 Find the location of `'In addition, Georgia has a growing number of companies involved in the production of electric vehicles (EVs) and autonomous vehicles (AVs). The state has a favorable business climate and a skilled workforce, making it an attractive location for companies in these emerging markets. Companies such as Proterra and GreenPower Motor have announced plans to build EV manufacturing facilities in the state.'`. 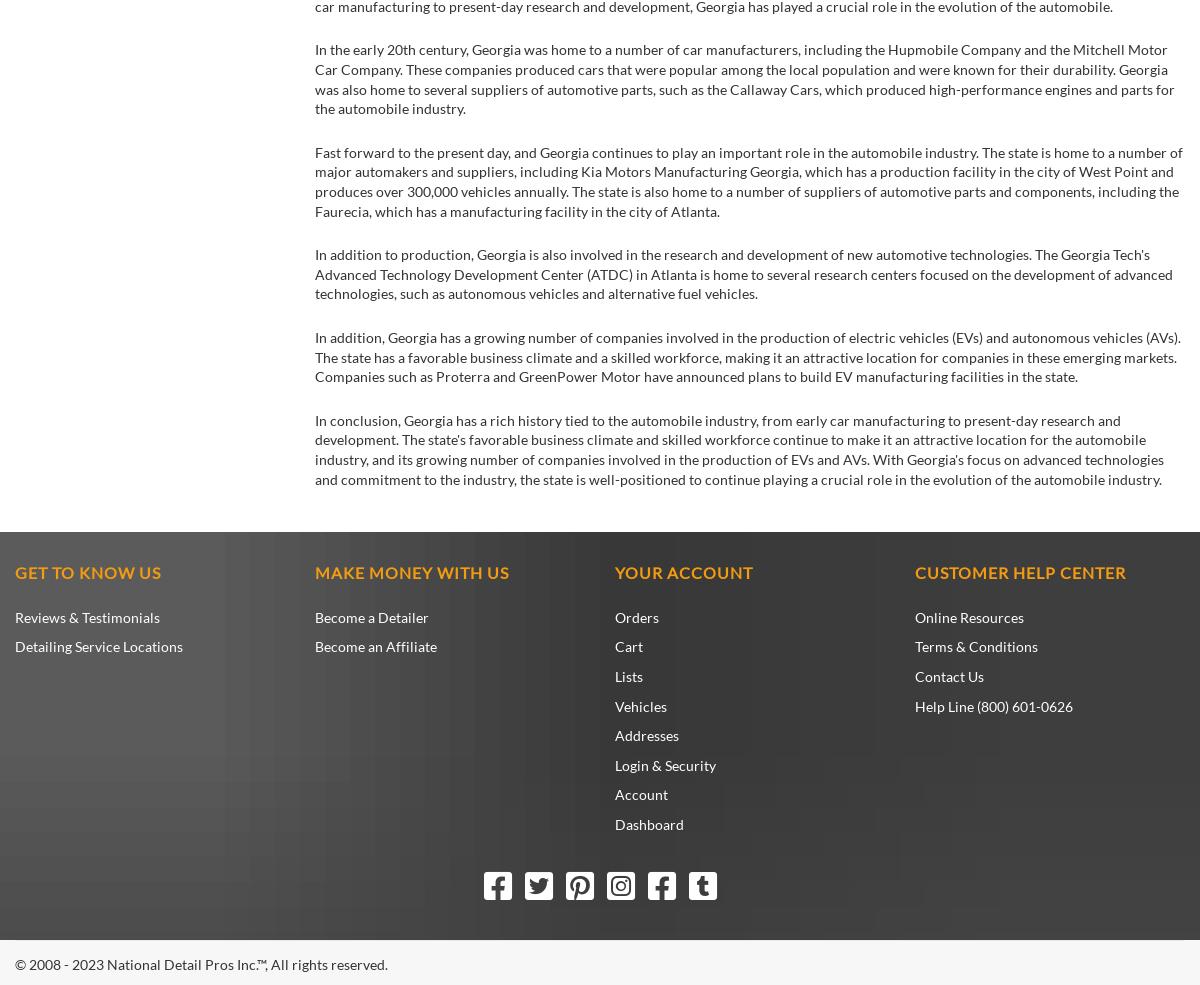

'In addition, Georgia has a growing number of companies involved in the production of electric vehicles (EVs) and autonomous vehicles (AVs). The state has a favorable business climate and a skilled workforce, making it an attractive location for companies in these emerging markets. Companies such as Proterra and GreenPower Motor have announced plans to build EV manufacturing facilities in the state.' is located at coordinates (747, 356).